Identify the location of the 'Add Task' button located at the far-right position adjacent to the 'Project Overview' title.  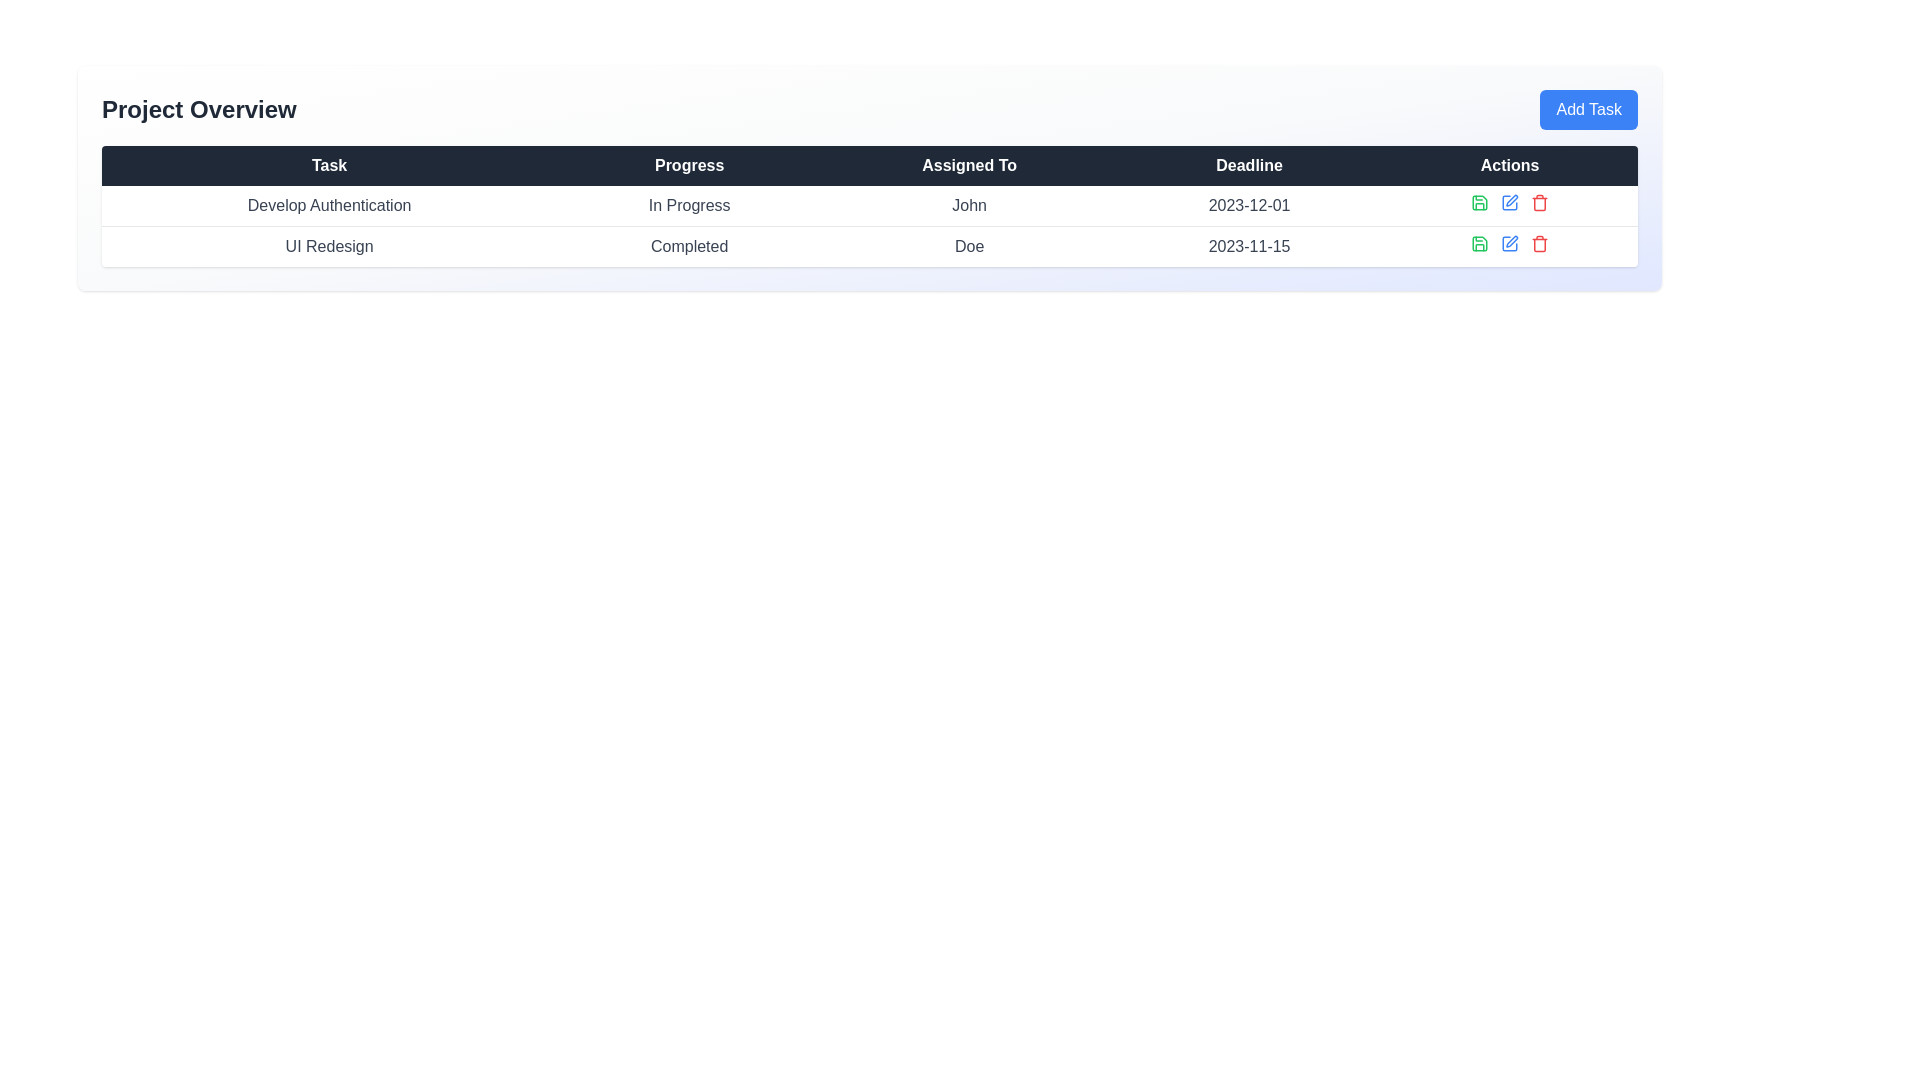
(1588, 110).